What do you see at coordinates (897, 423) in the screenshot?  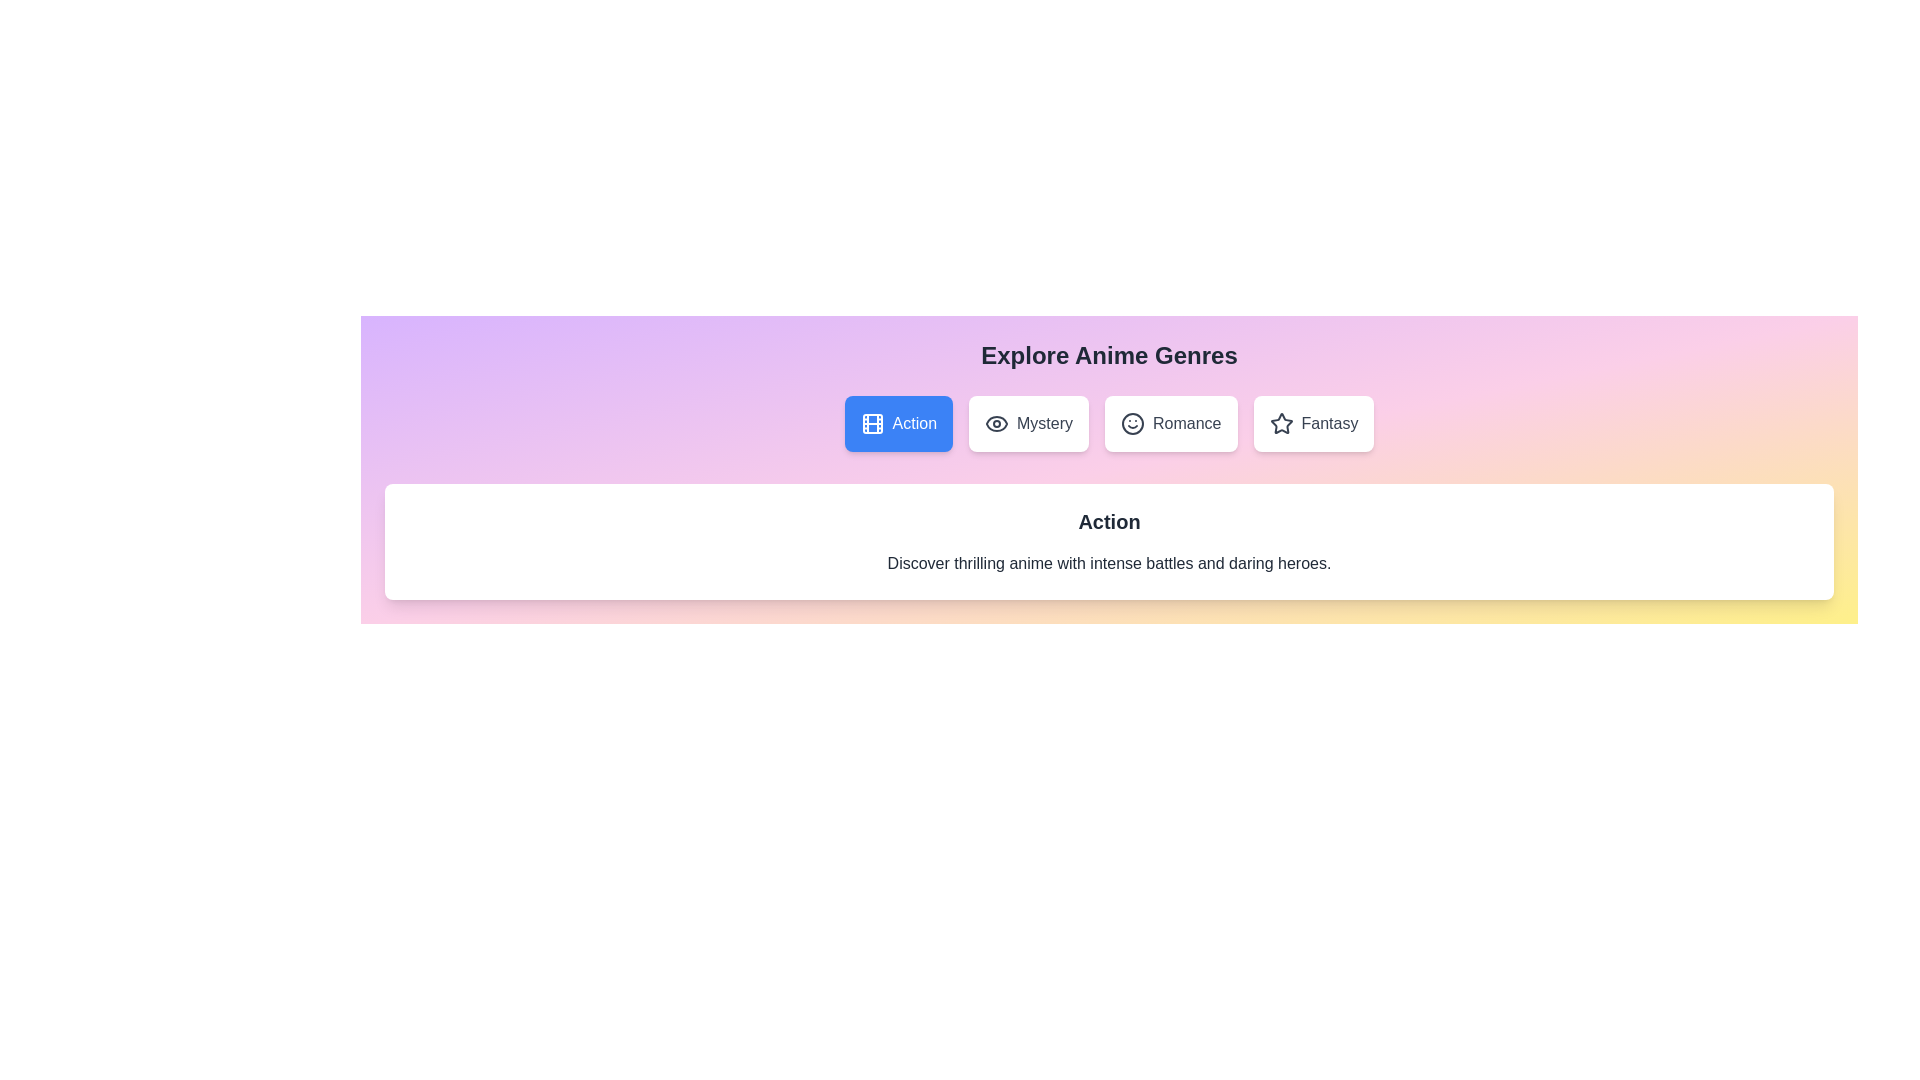 I see `the Action tab by clicking on it` at bounding box center [897, 423].